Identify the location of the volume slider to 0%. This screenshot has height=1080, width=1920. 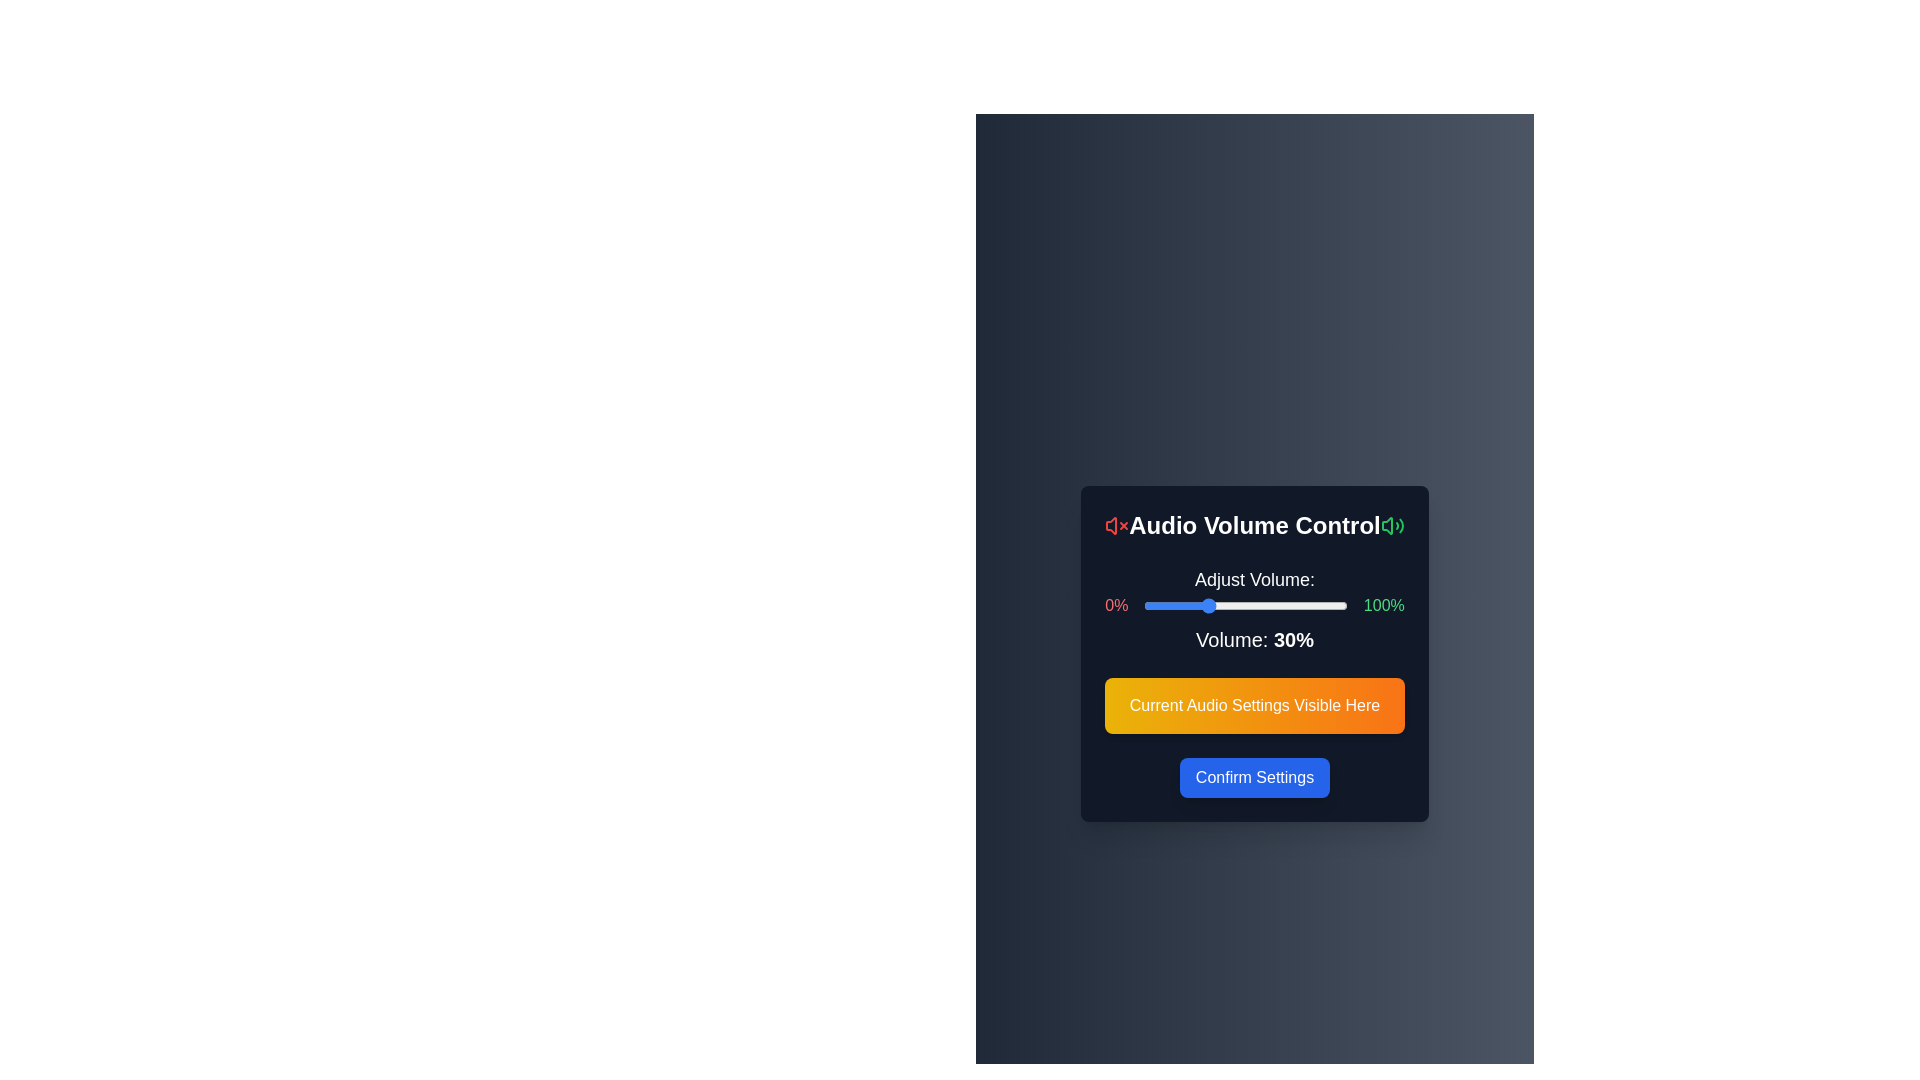
(1144, 604).